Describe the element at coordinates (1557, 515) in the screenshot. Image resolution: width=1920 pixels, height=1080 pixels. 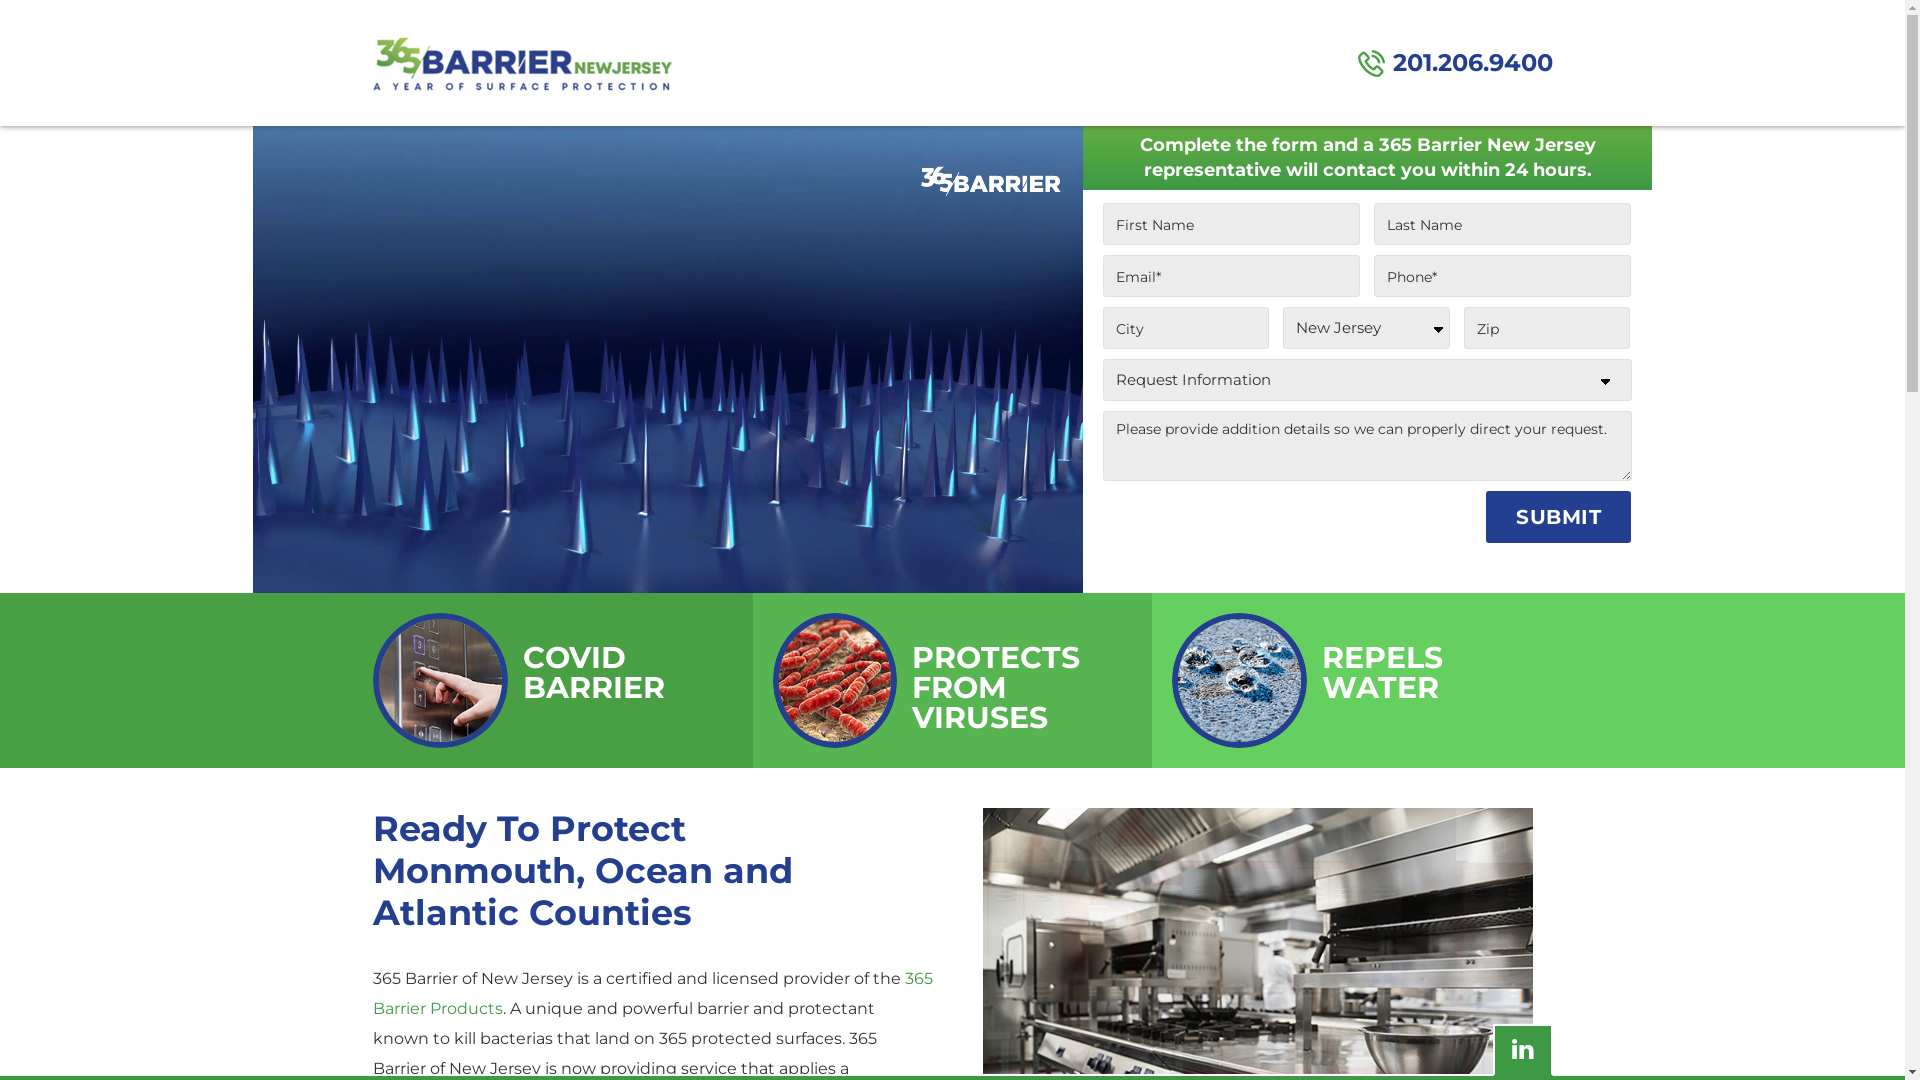
I see `'SUBMIT'` at that location.